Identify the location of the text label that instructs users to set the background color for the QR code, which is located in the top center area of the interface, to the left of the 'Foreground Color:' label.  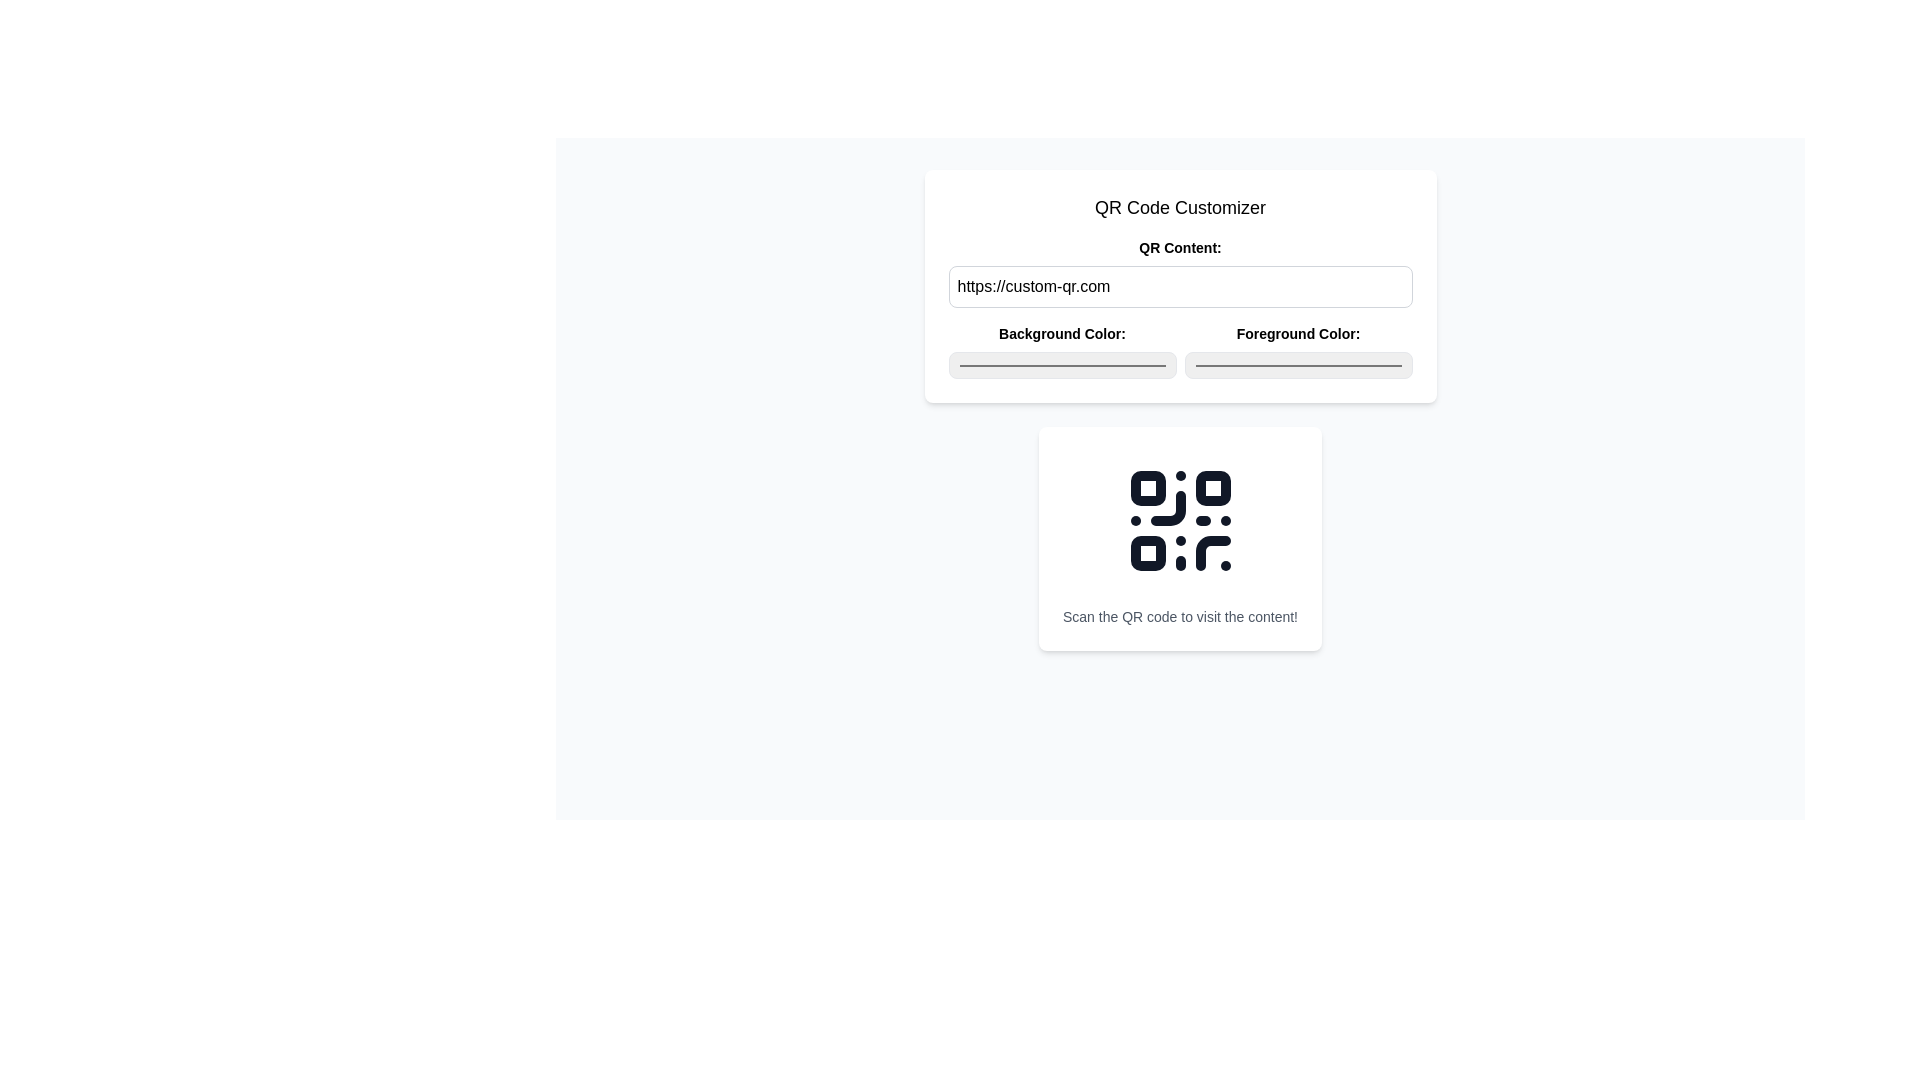
(1061, 333).